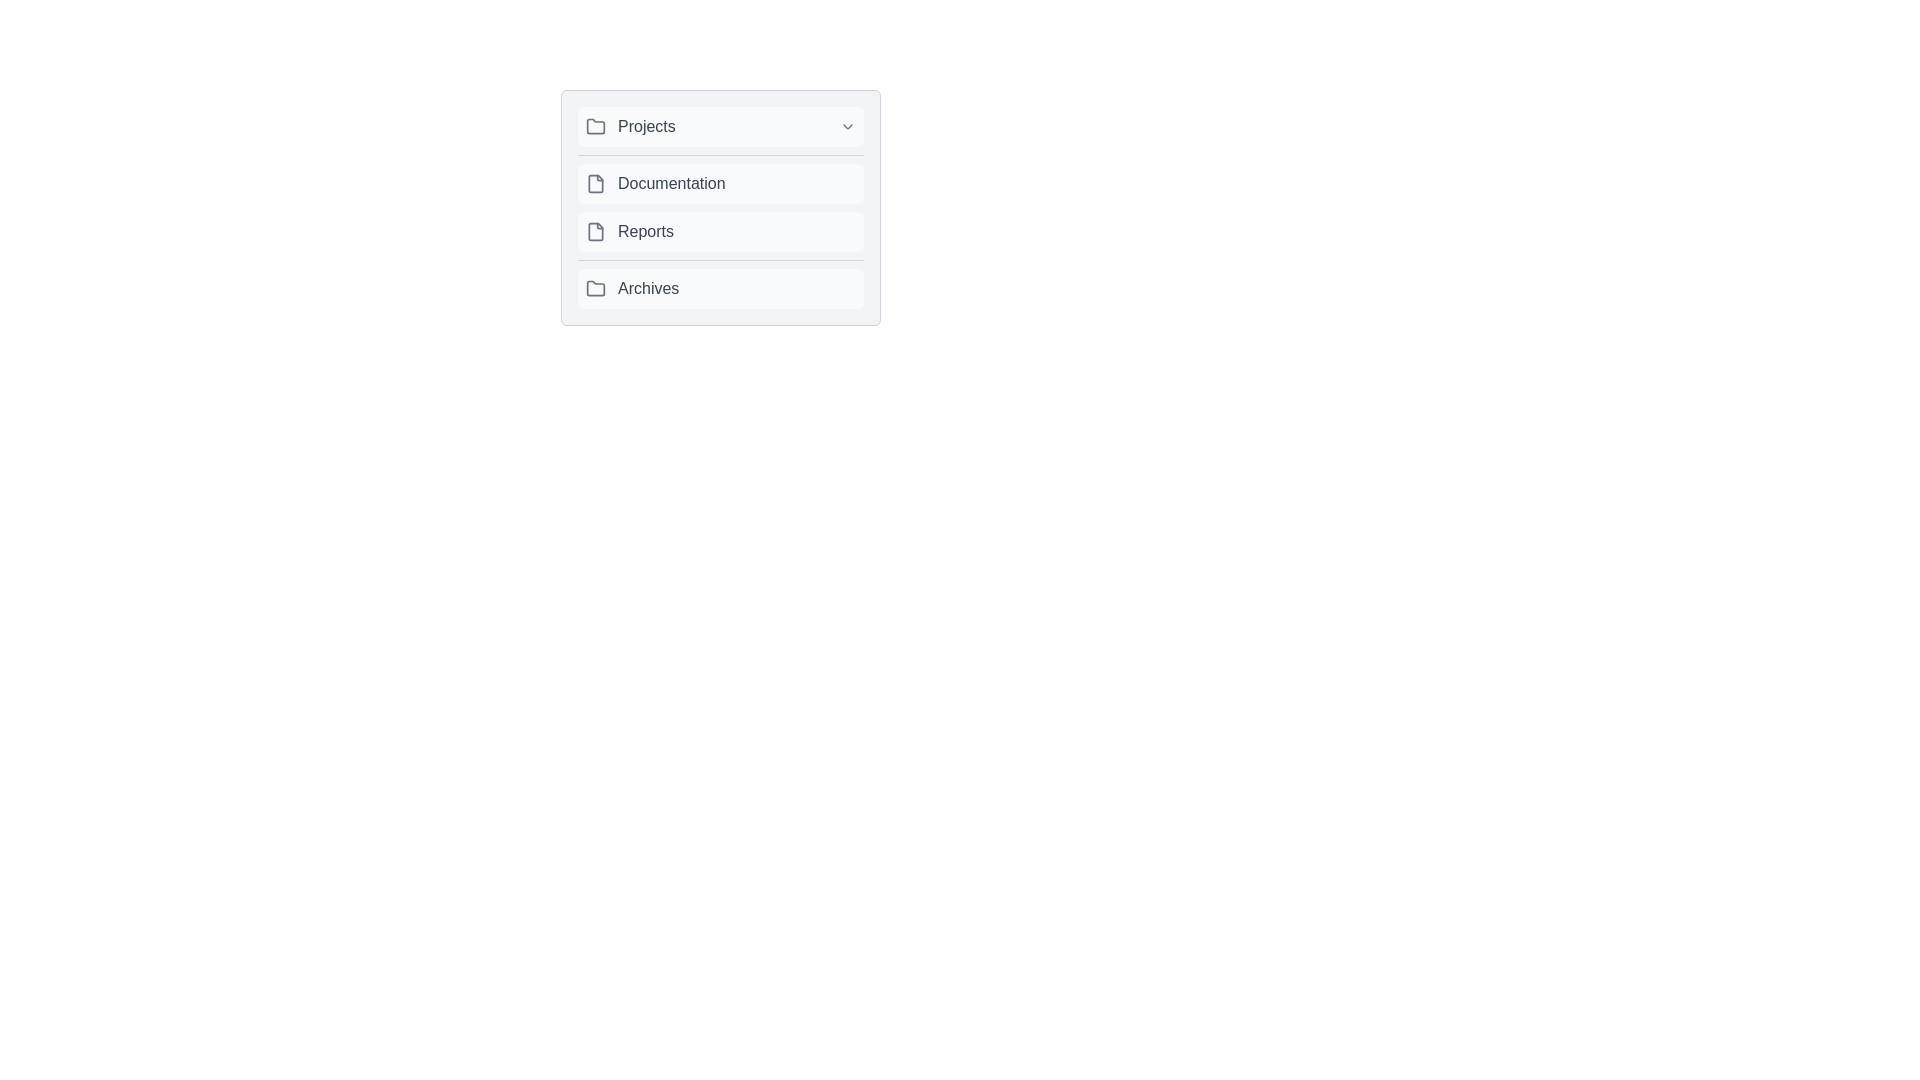 This screenshot has width=1920, height=1080. I want to click on the 'Reports' text label, which is displayed in medium gray font and is part of a clickable block, located in the third row of a vertical list of options, so click(646, 230).